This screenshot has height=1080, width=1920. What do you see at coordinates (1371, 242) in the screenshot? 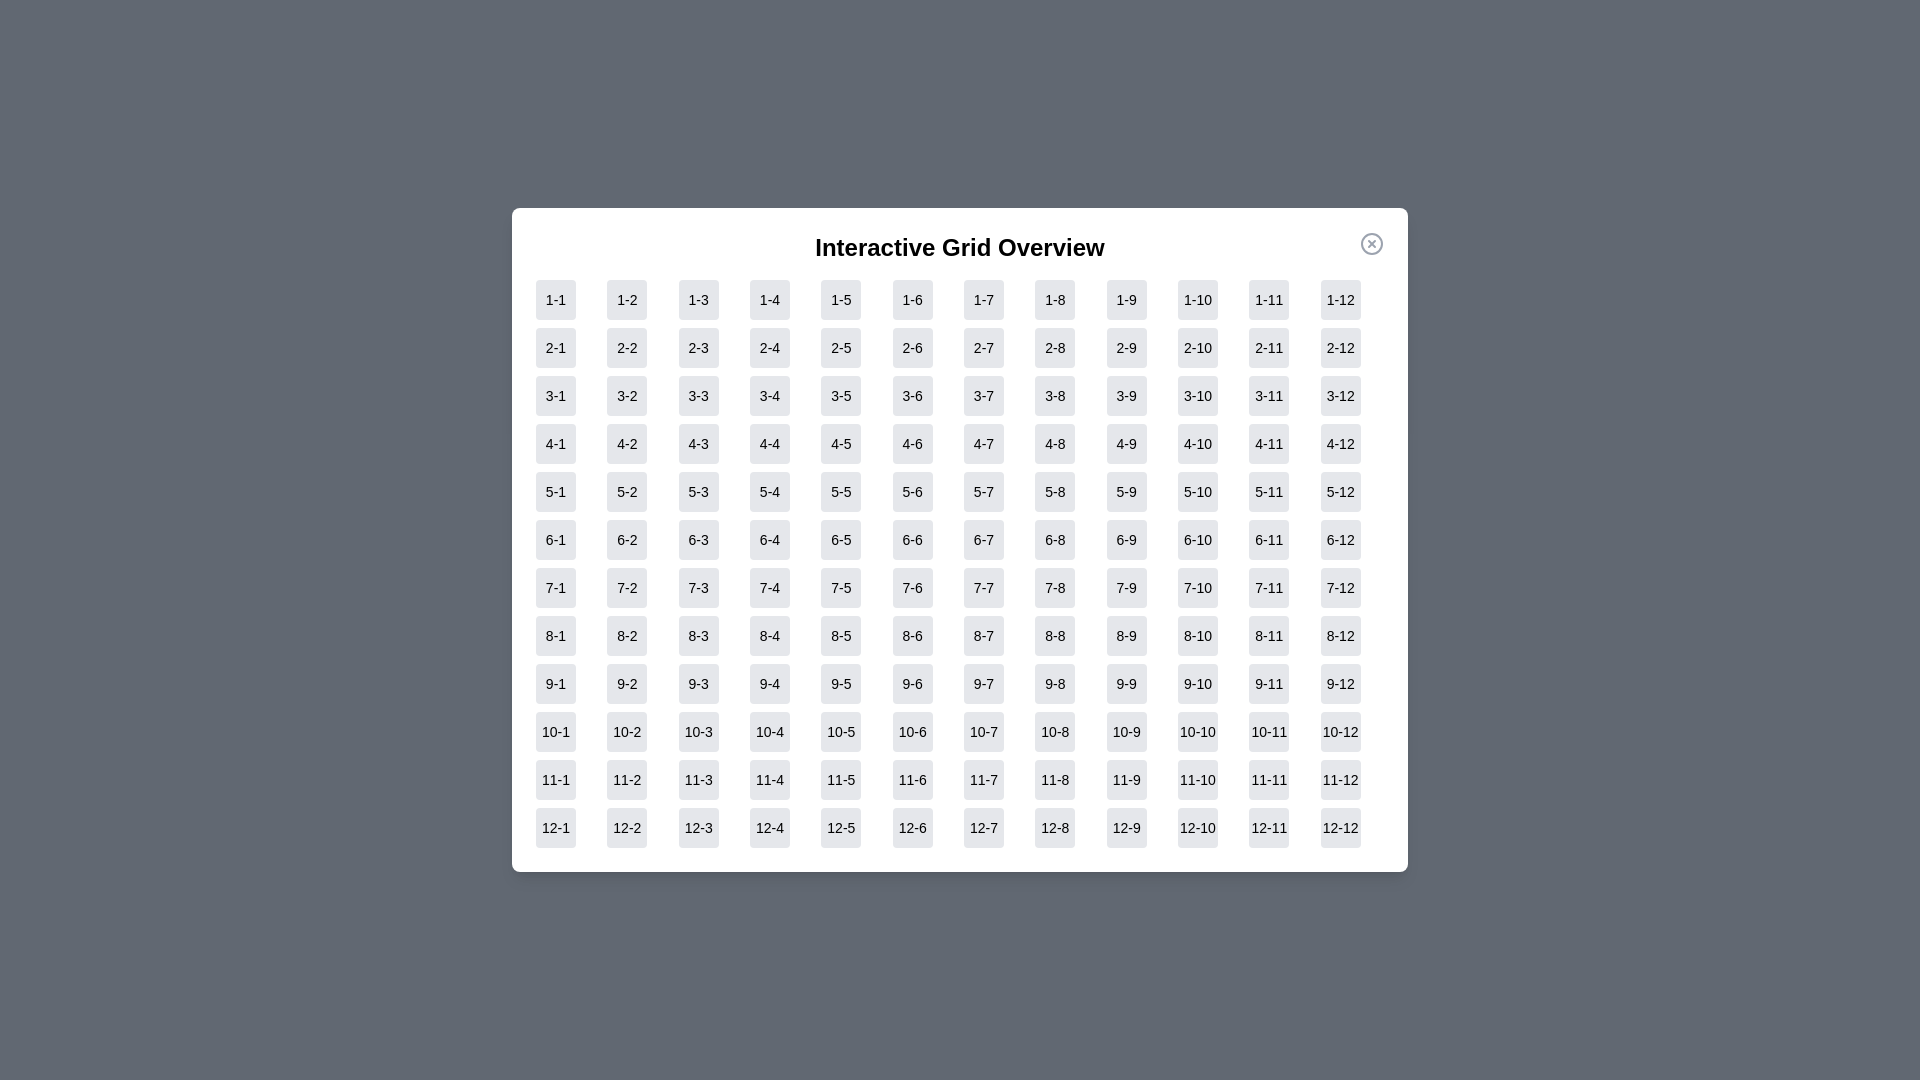
I see `the close button to close the dialog` at bounding box center [1371, 242].